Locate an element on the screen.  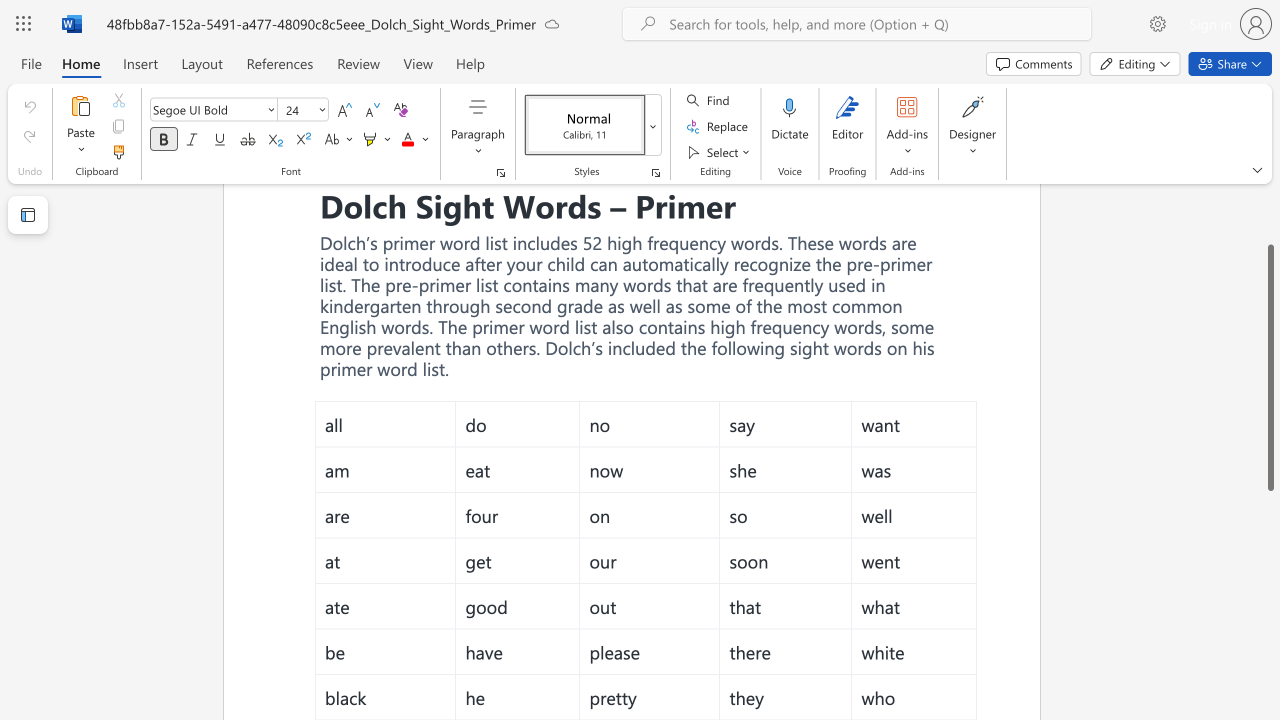
the subset text "hat are frequently used in kindergarten through second grade as well as some of the most common English words. The primer word list also contains high frequency words, some more prevalent tha" within the text "primer word list includes 52 high frequency words. These words are ideal to introduce after your child can automatically recognize the pre-primer list. The pre-primer list contains many words that are frequently used in kindergarten through second grade as well as some of the most common English words. The primer word list also contains high frequency words, some more prevalent than others." is located at coordinates (682, 284).